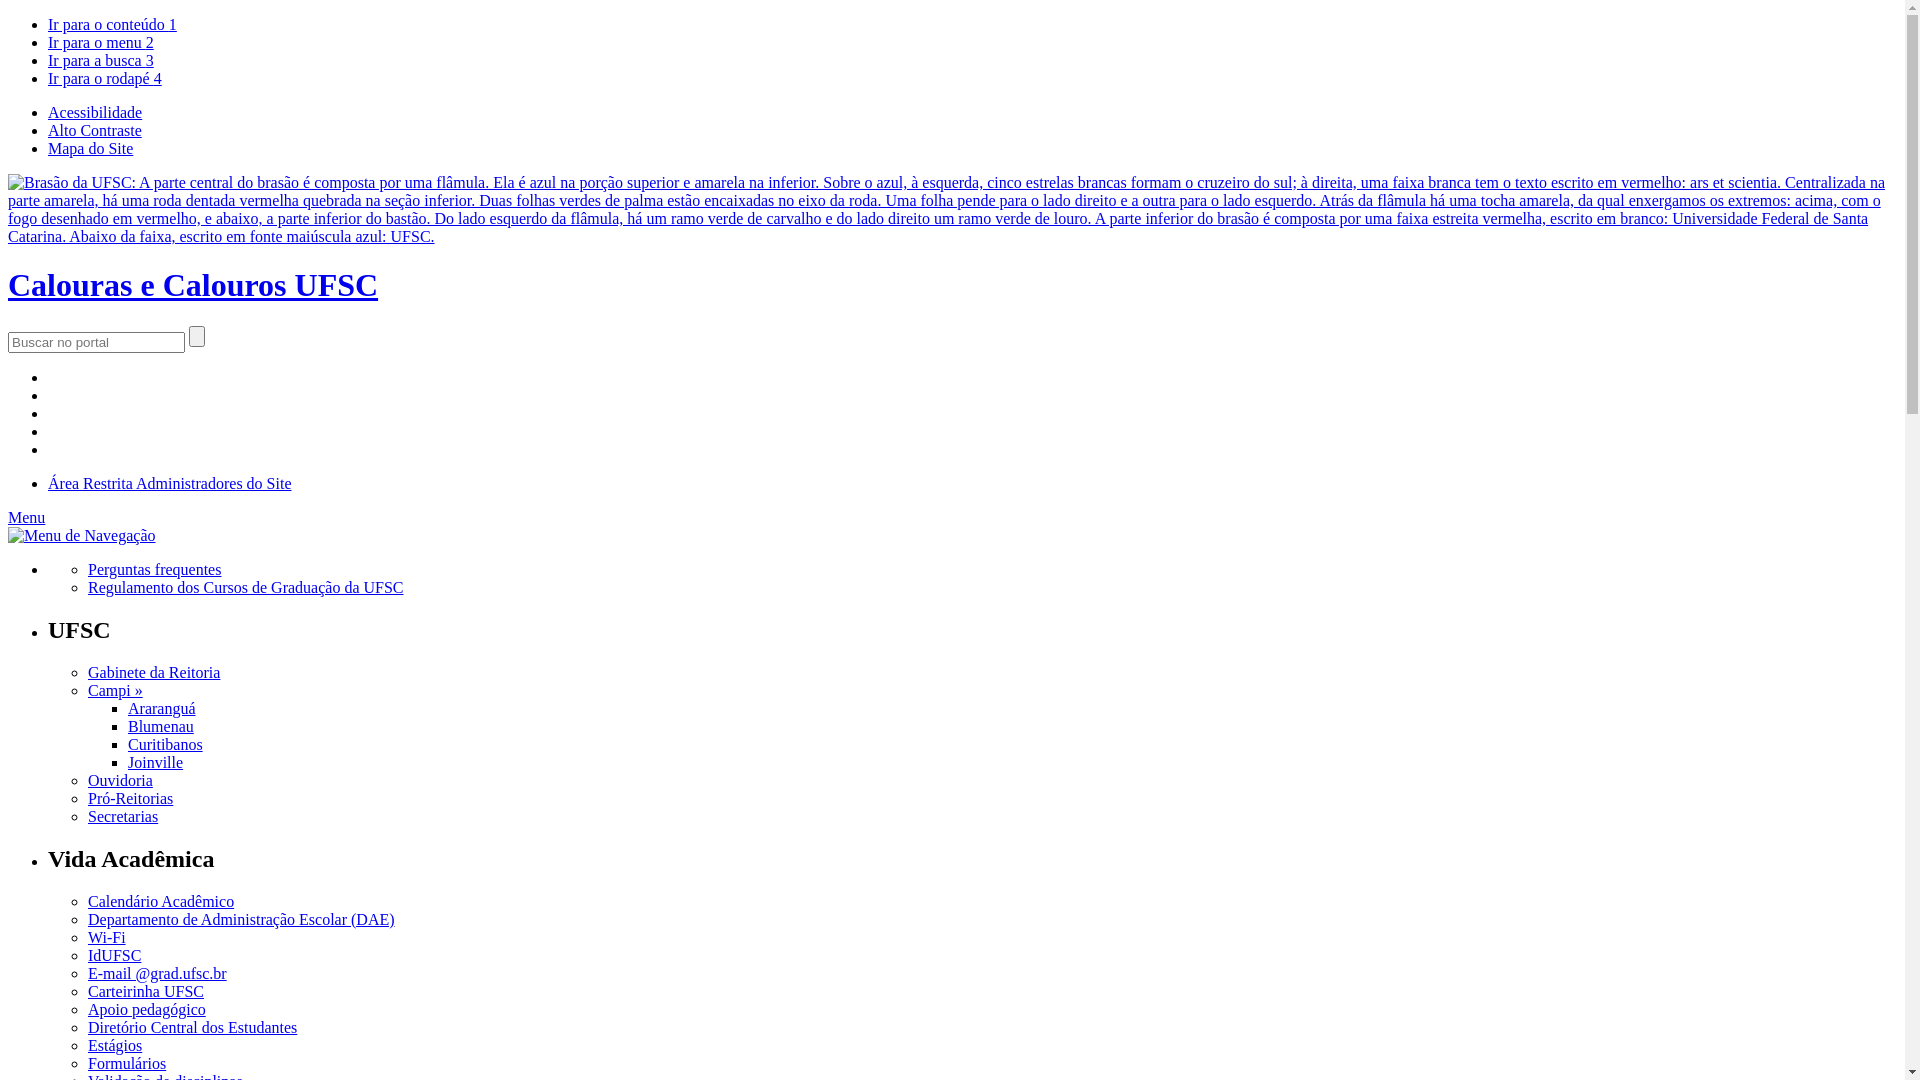  What do you see at coordinates (144, 990) in the screenshot?
I see `'Carteirinha UFSC'` at bounding box center [144, 990].